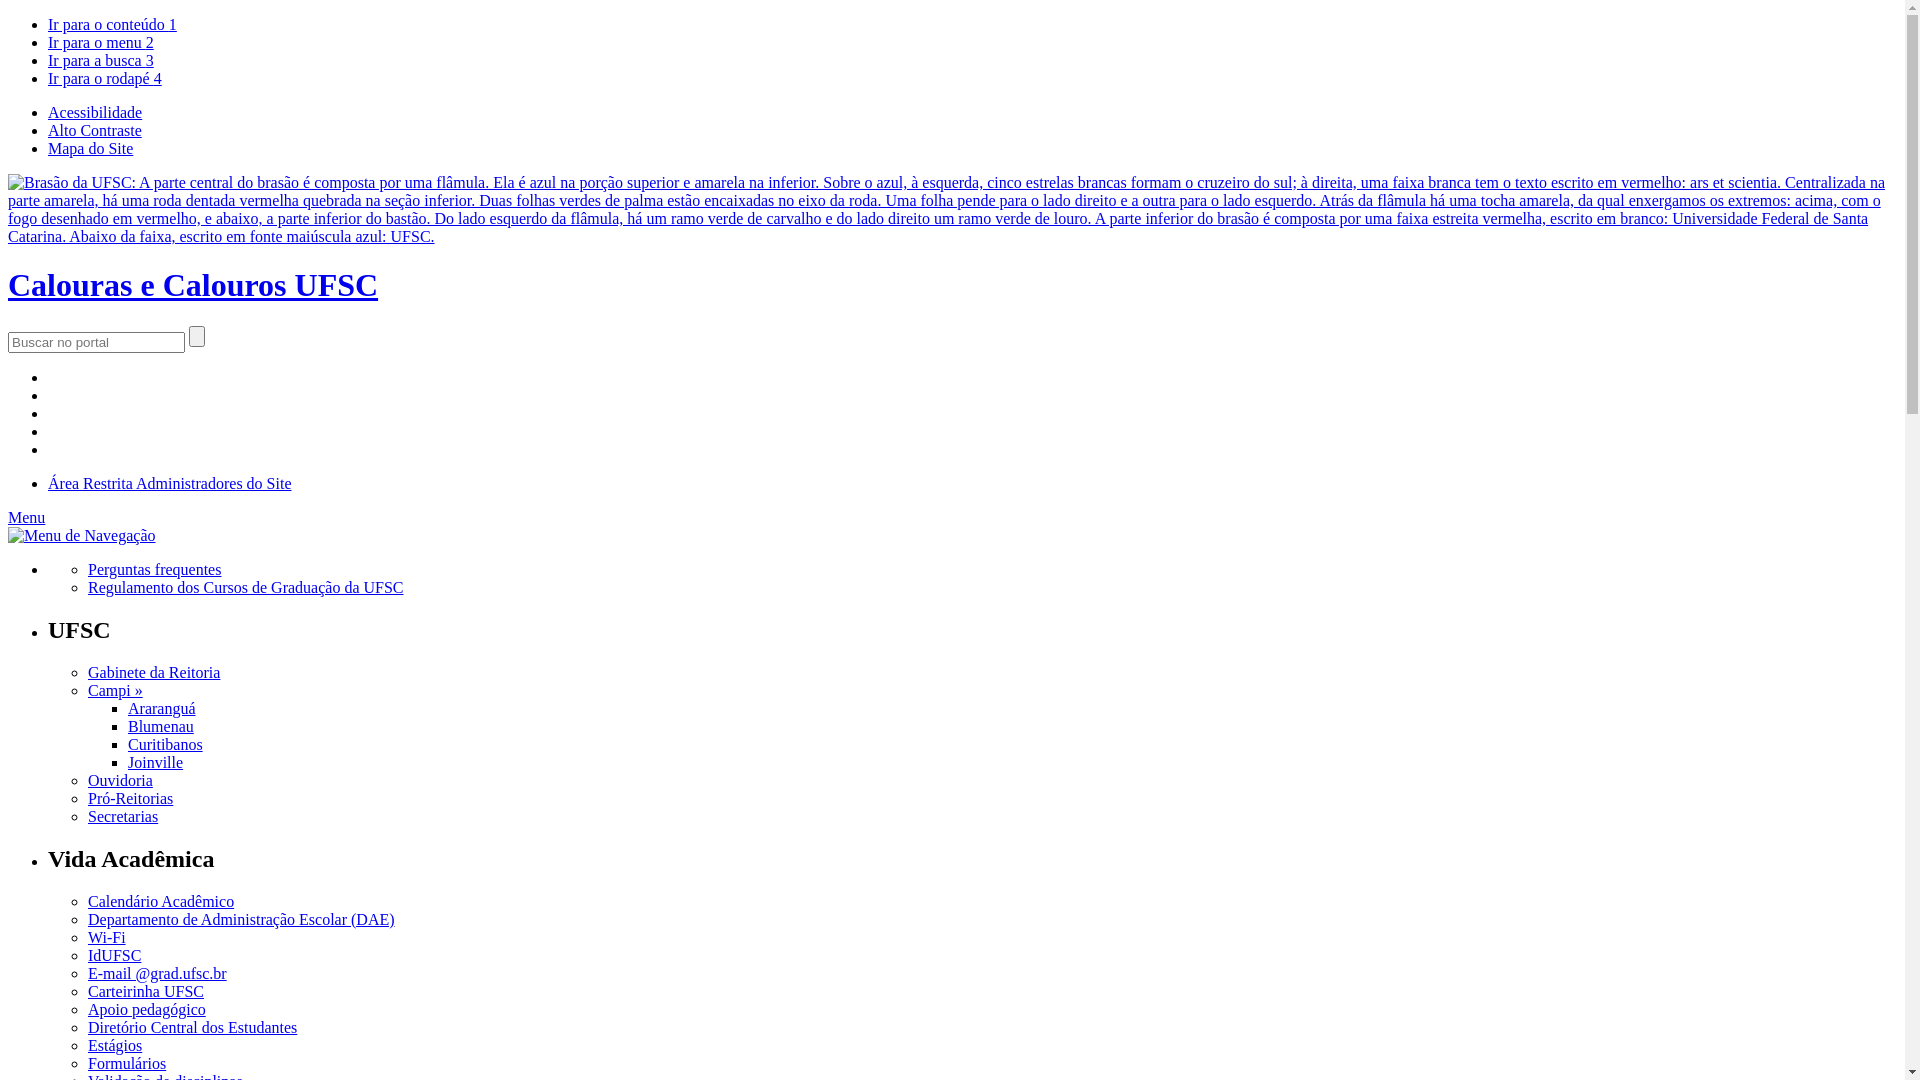  What do you see at coordinates (144, 990) in the screenshot?
I see `'Carteirinha UFSC'` at bounding box center [144, 990].